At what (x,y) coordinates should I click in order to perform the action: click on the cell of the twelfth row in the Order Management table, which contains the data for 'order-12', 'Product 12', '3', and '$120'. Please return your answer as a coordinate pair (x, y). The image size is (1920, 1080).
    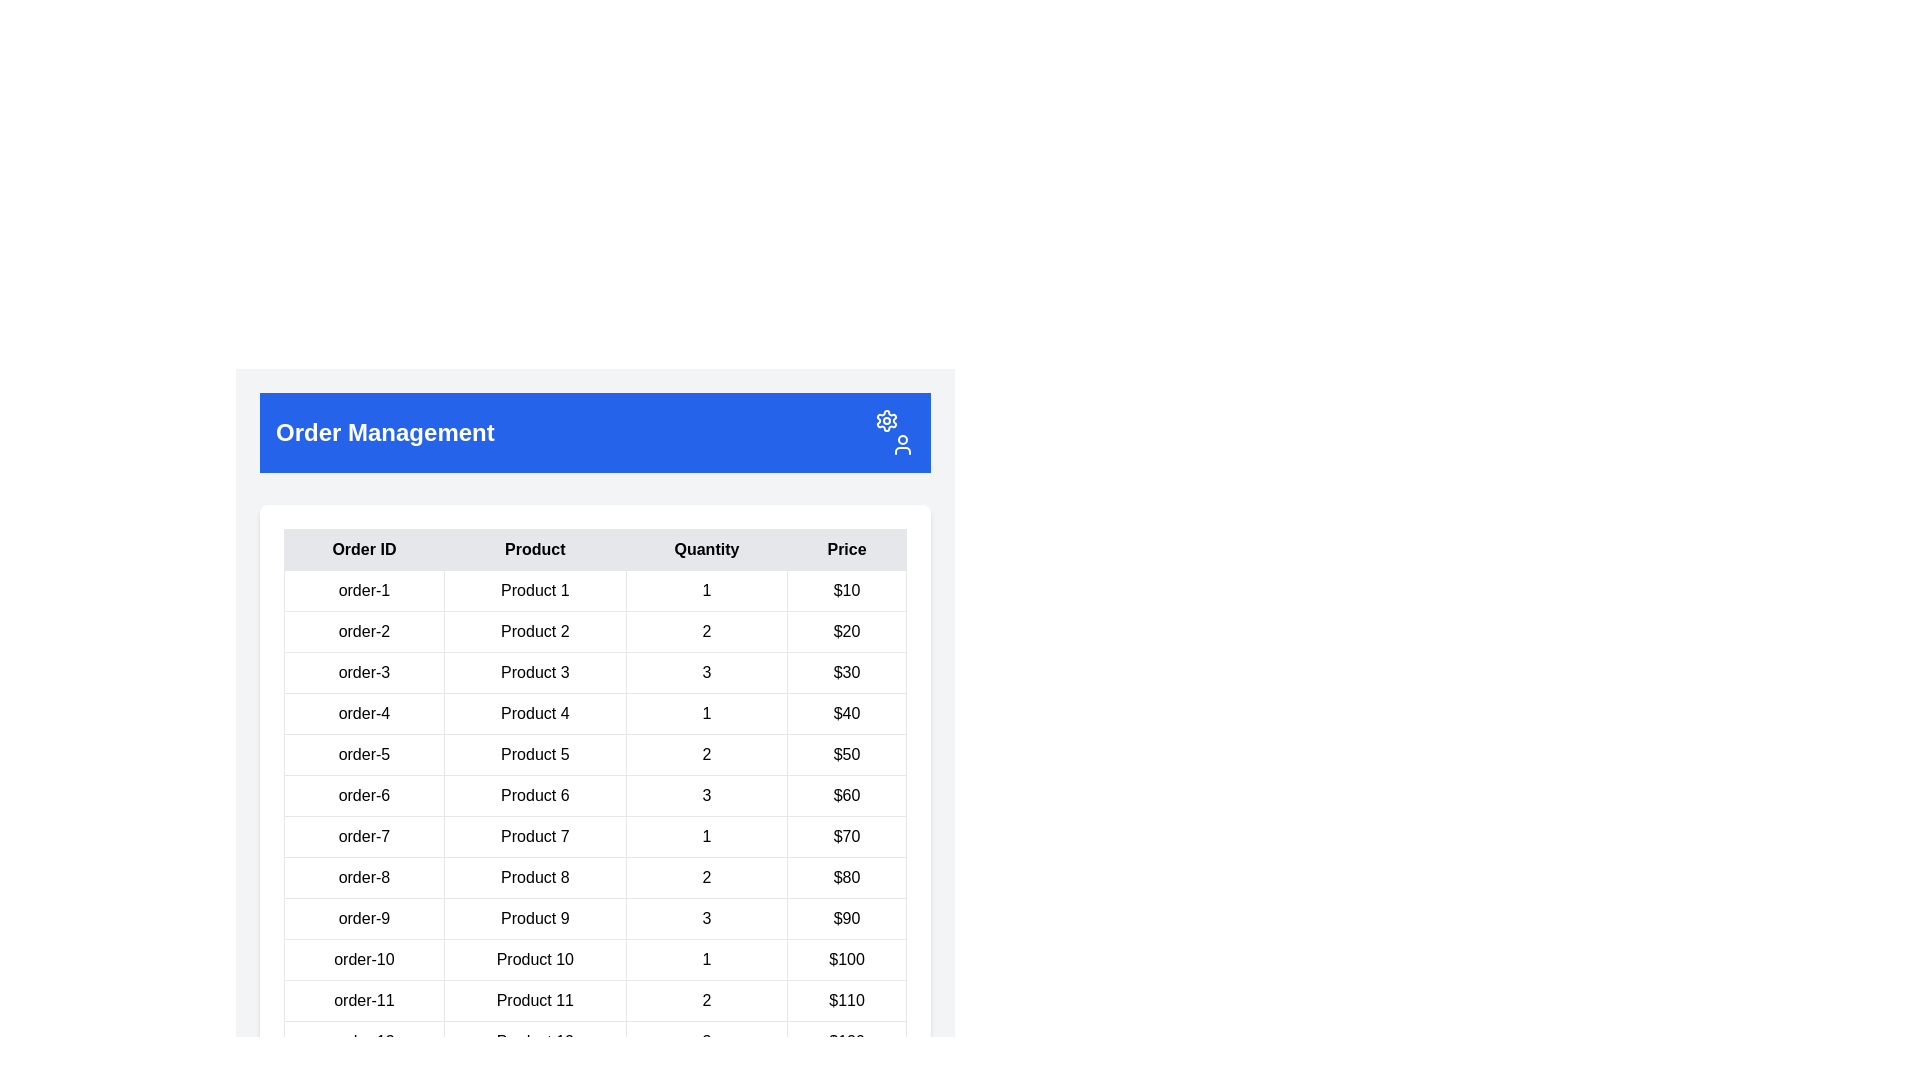
    Looking at the image, I should click on (594, 1040).